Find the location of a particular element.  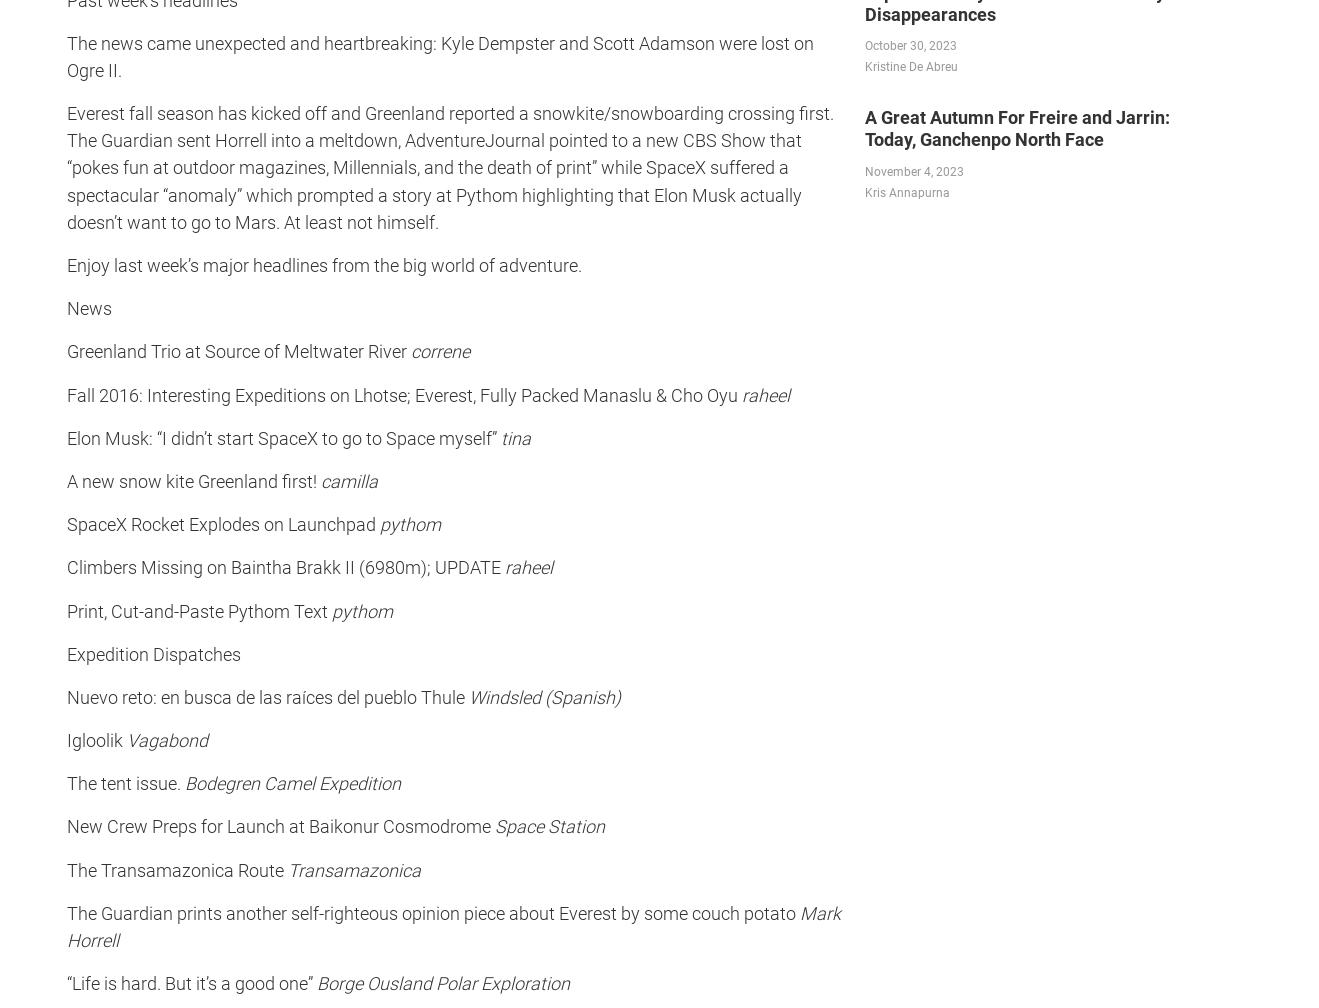

'Email Address' is located at coordinates (470, 10).